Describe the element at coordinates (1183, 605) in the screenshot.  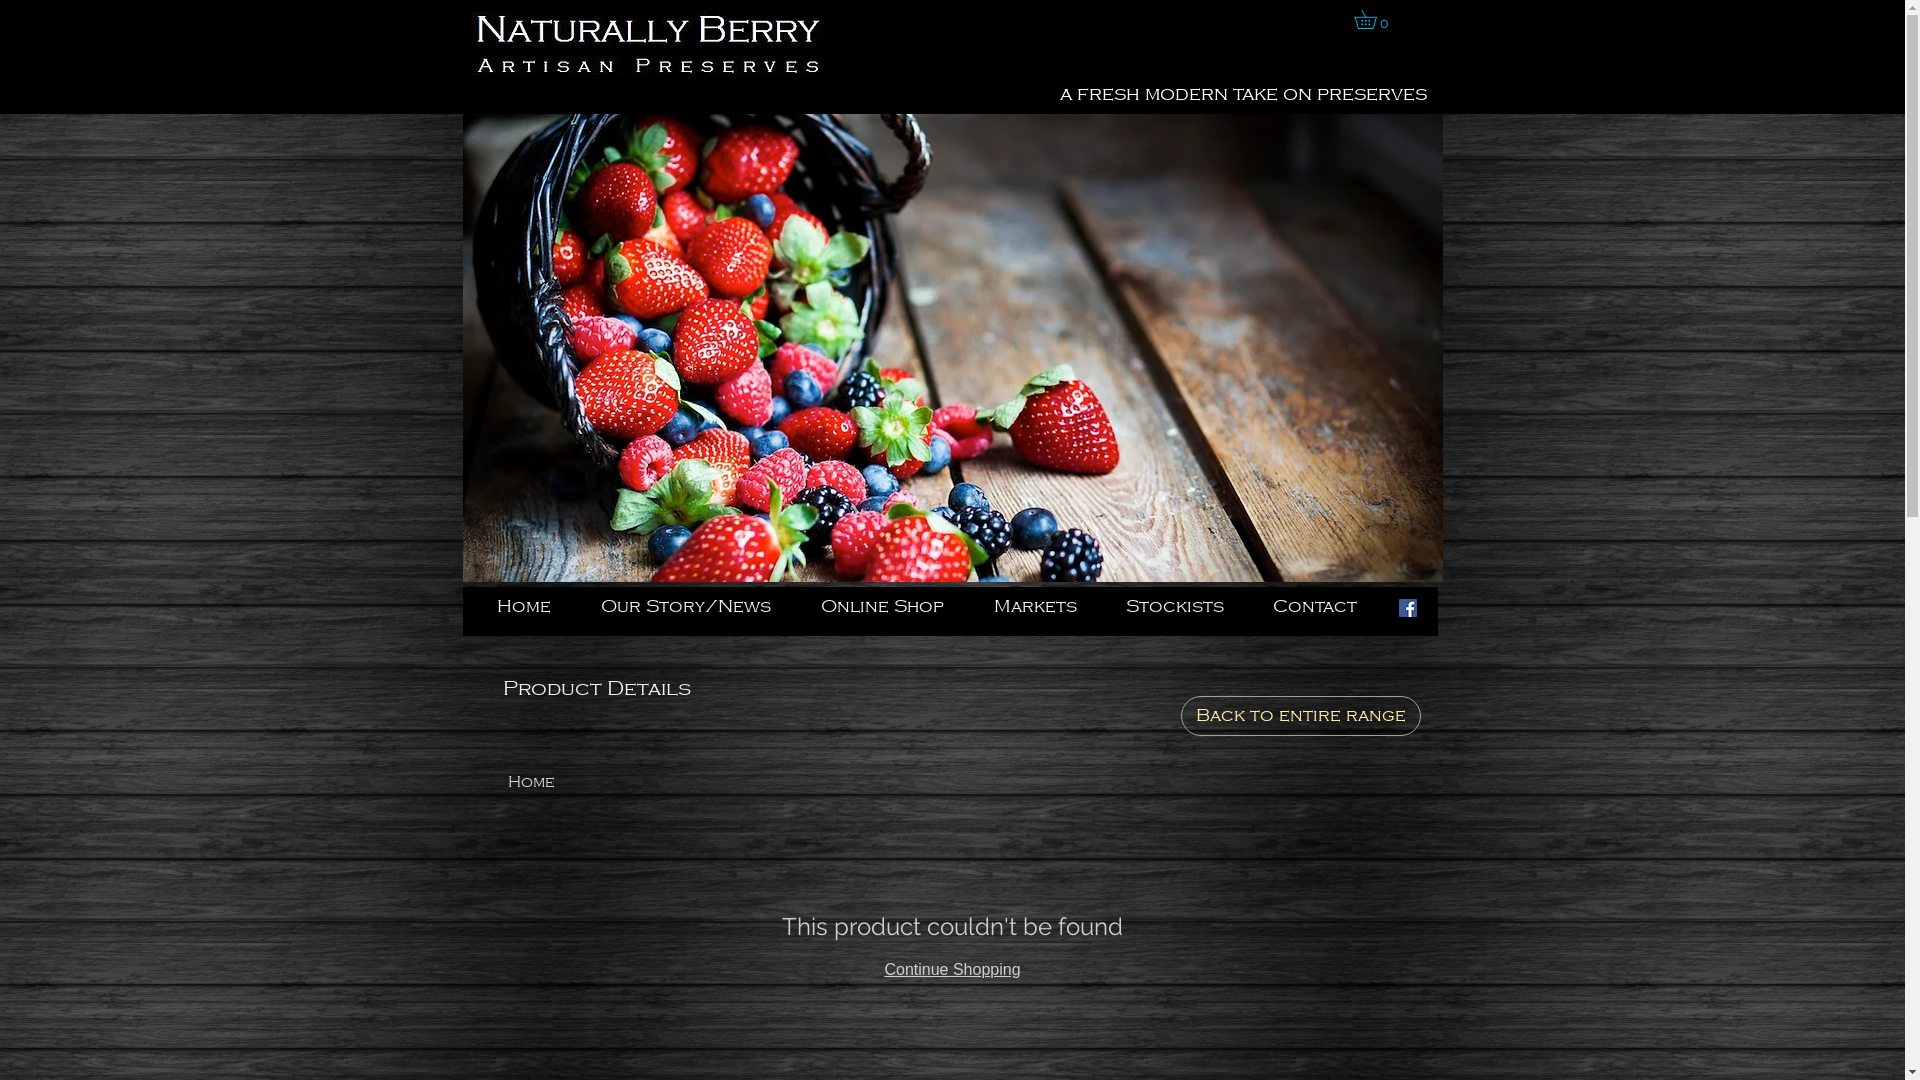
I see `'Stockists'` at that location.